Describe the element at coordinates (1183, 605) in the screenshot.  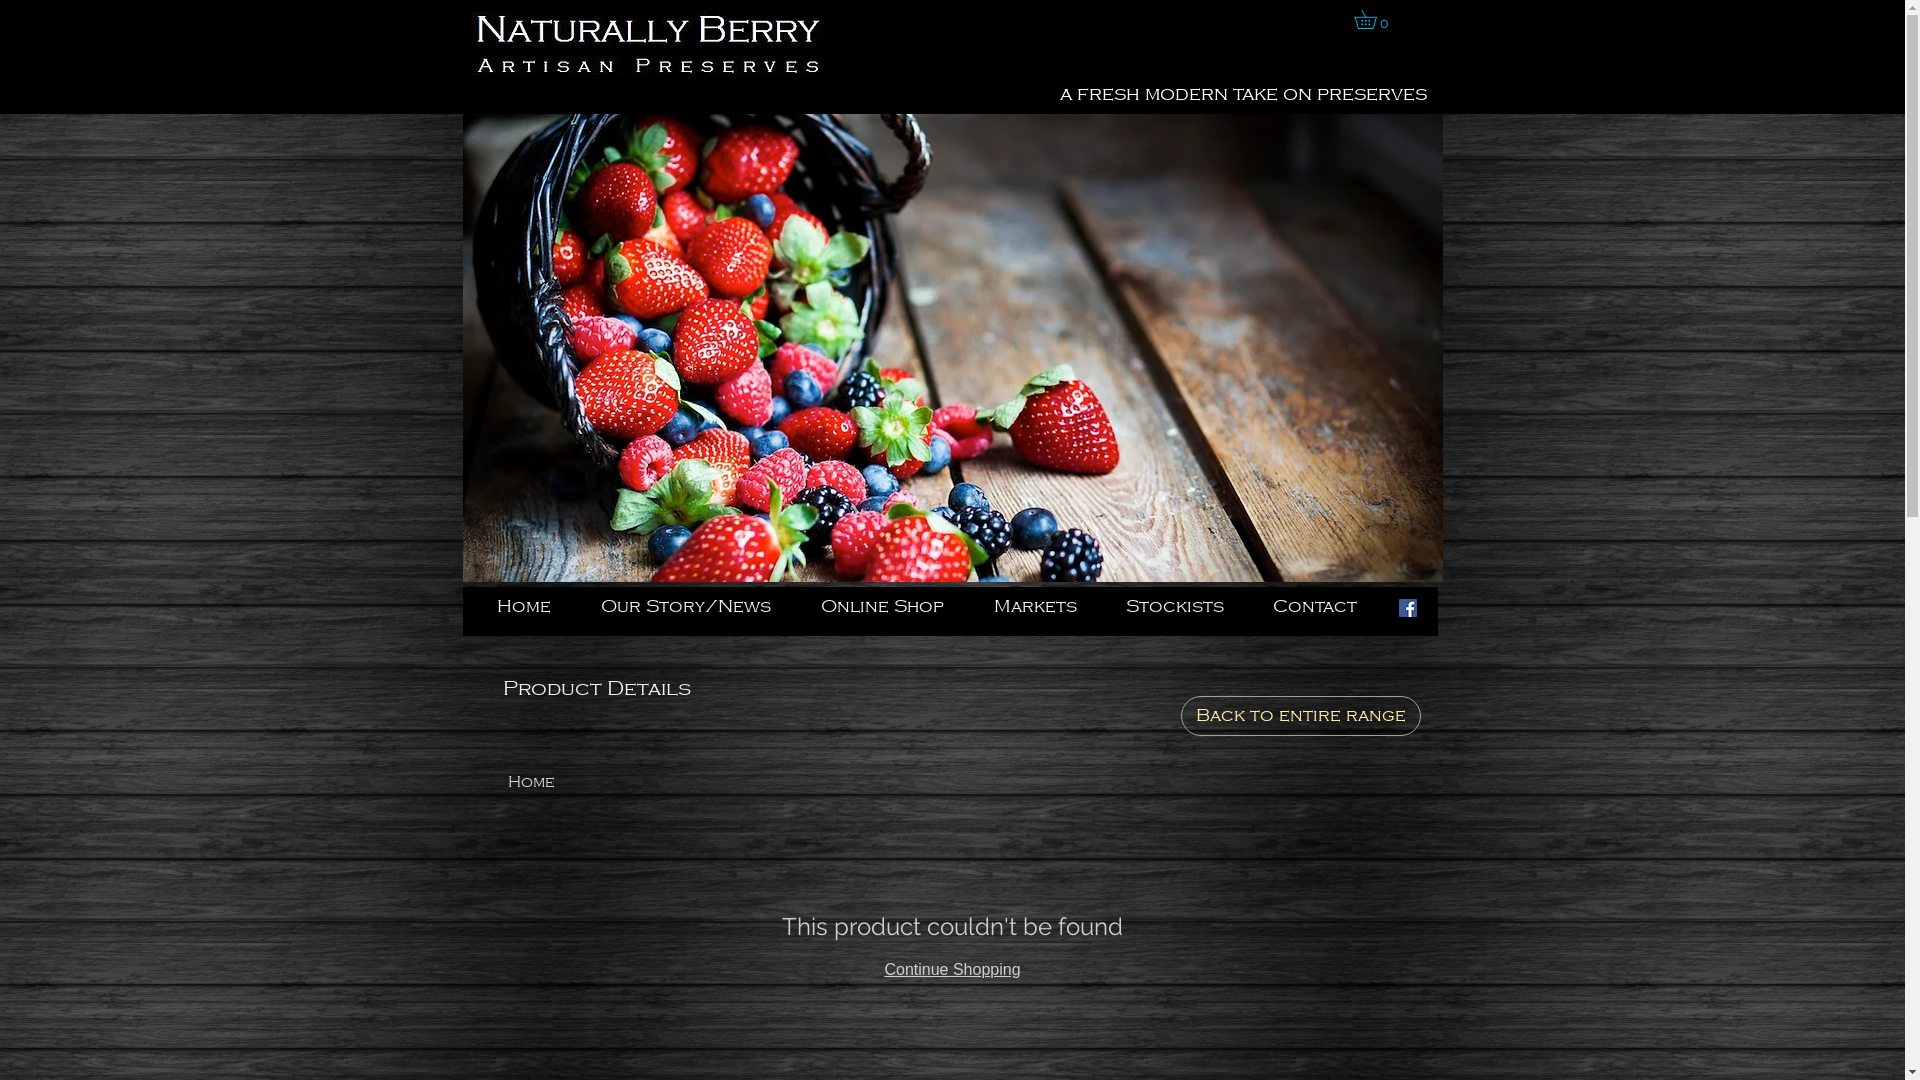
I see `'Stockists'` at that location.